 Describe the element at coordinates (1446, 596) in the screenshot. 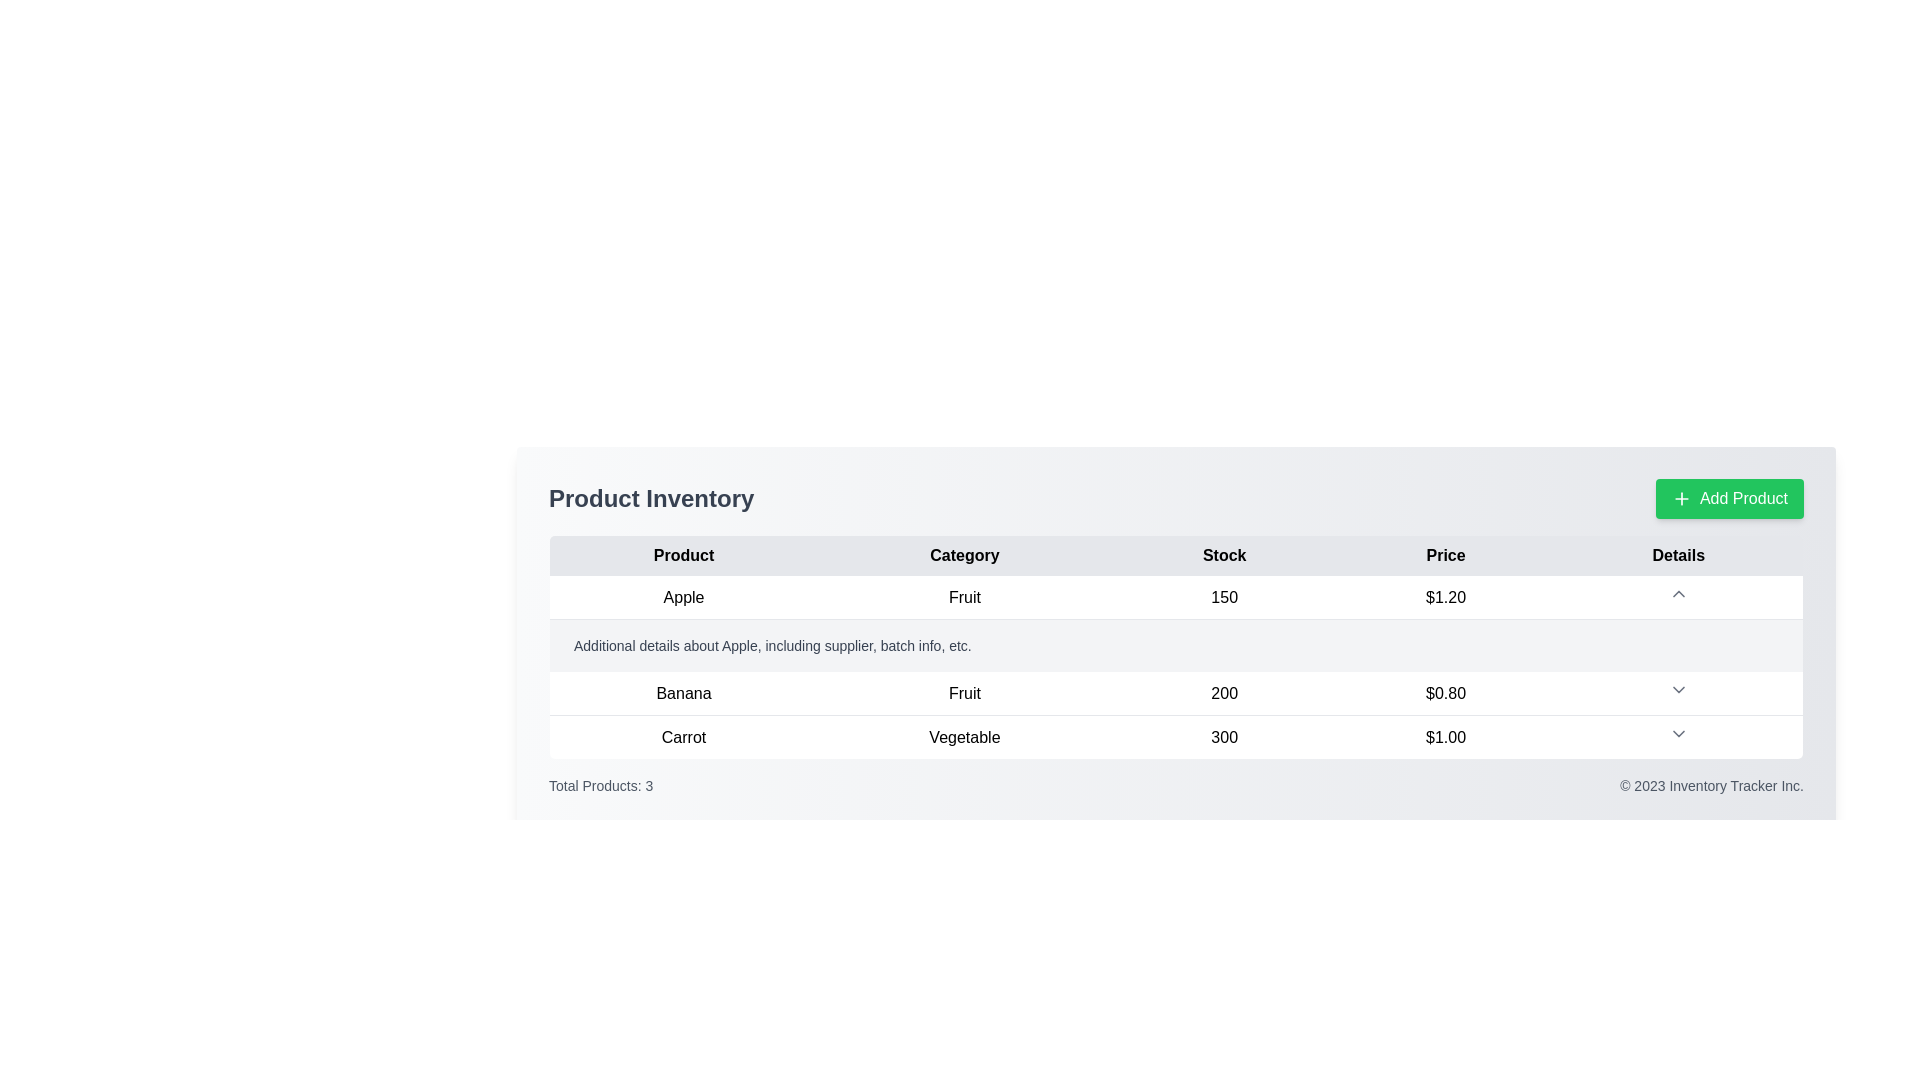

I see `the static text display showing the price '$1.20' for the product 'Apple' located in the fourth column labeled 'Price'` at that location.